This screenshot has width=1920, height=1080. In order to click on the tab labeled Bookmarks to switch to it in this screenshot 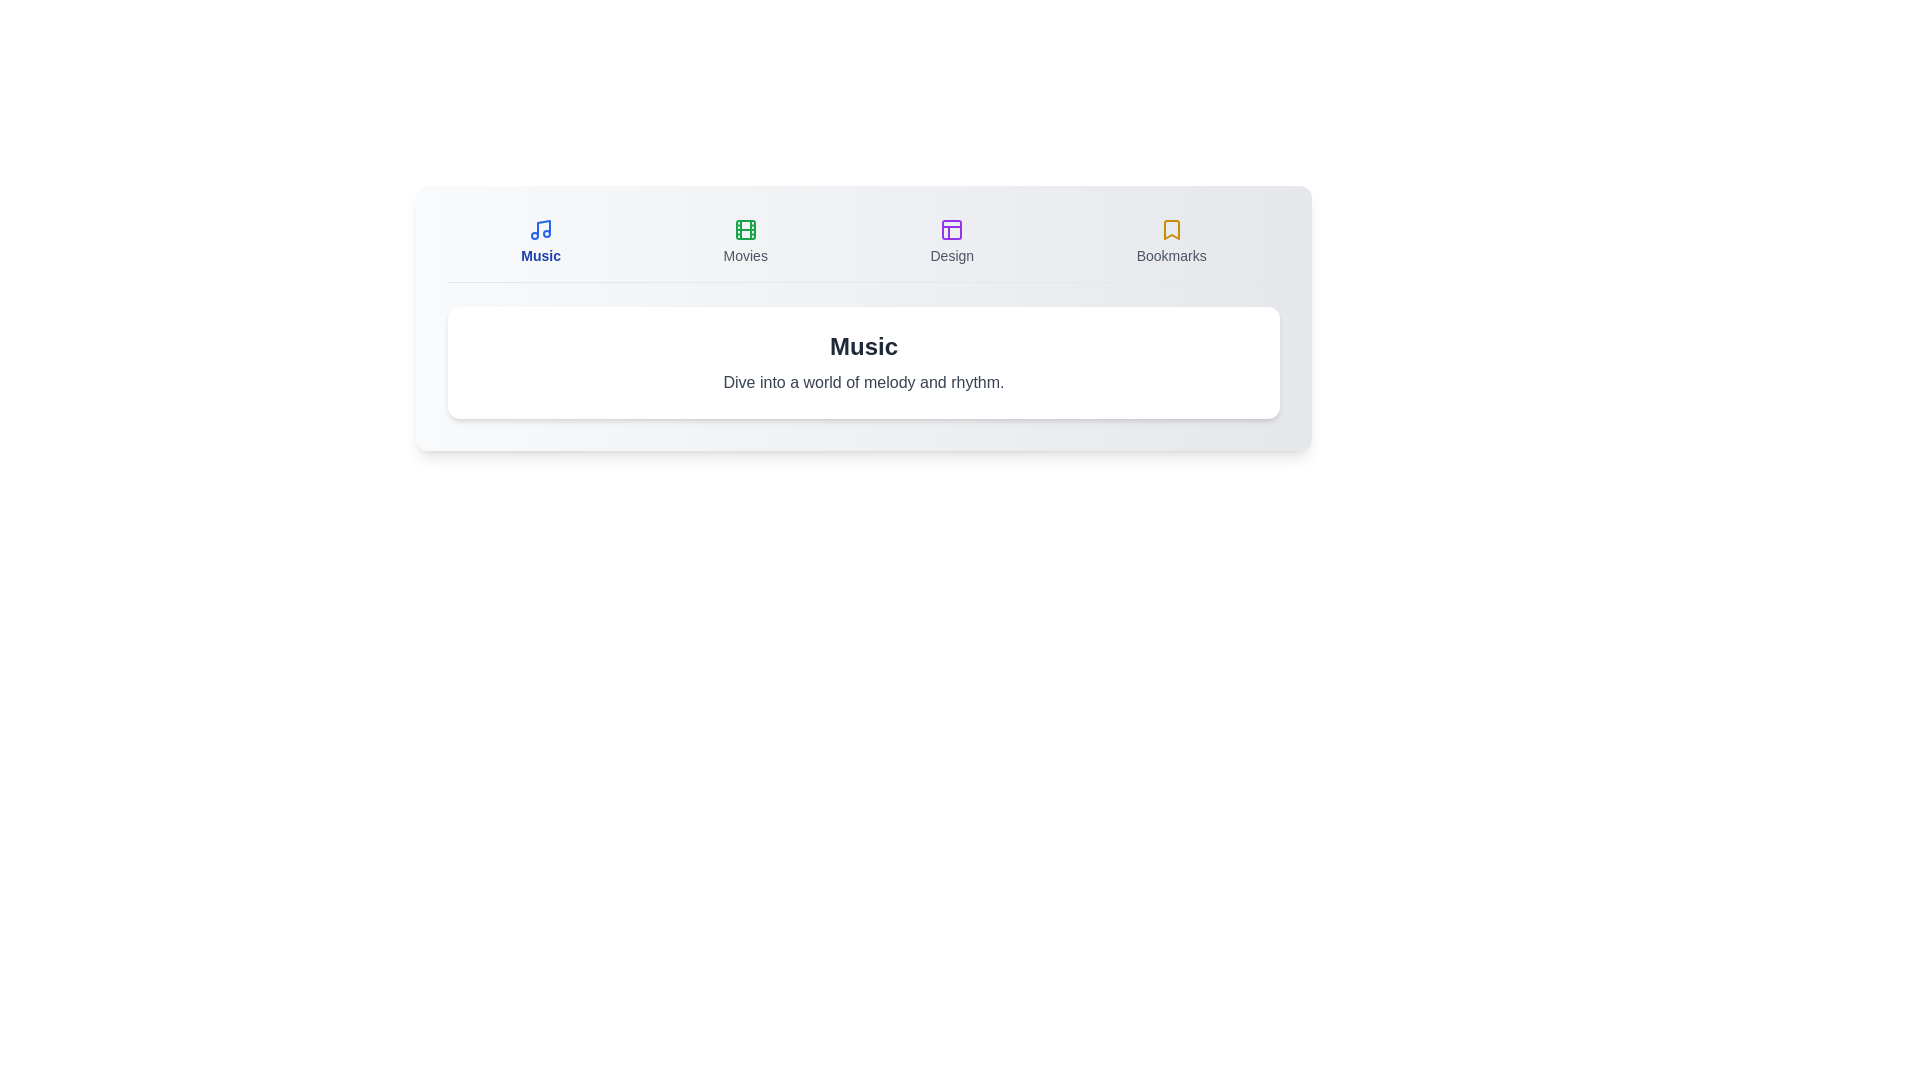, I will do `click(1171, 241)`.